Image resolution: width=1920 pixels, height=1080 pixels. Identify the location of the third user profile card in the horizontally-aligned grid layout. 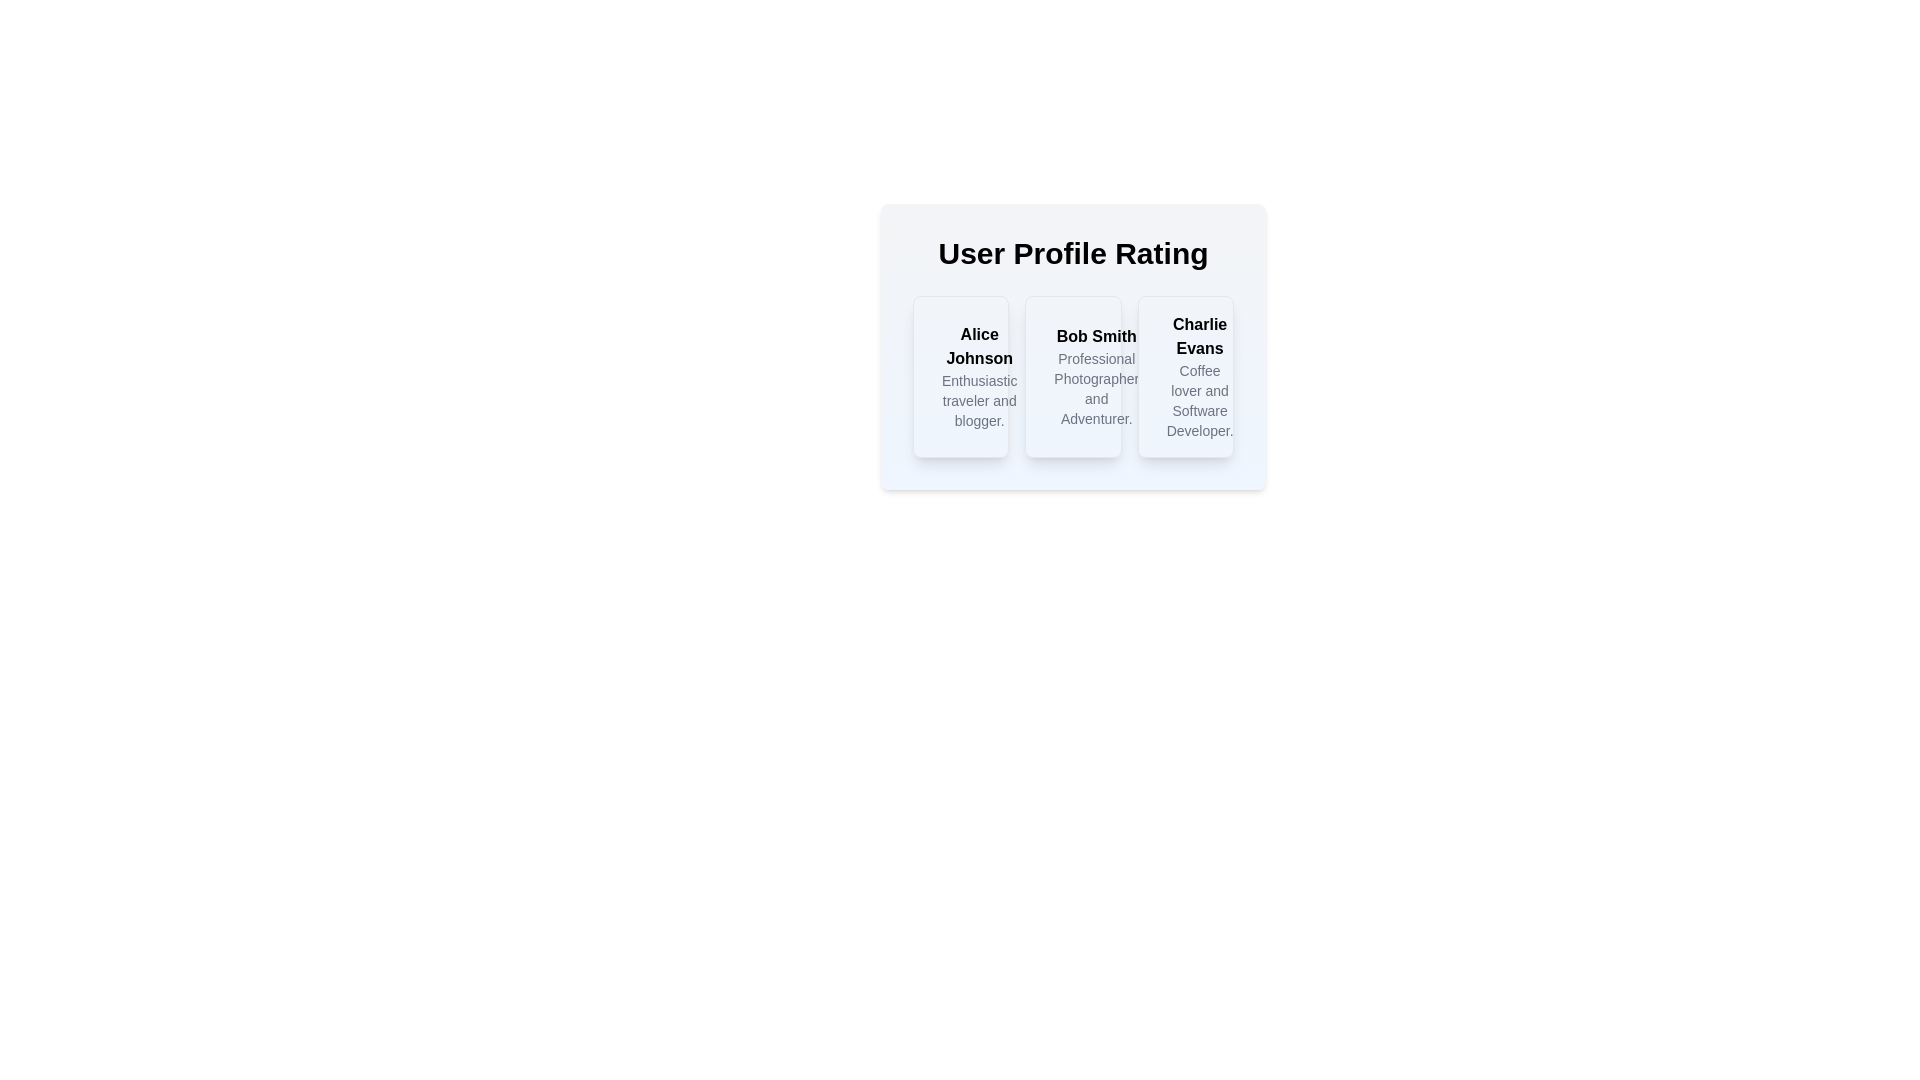
(1185, 377).